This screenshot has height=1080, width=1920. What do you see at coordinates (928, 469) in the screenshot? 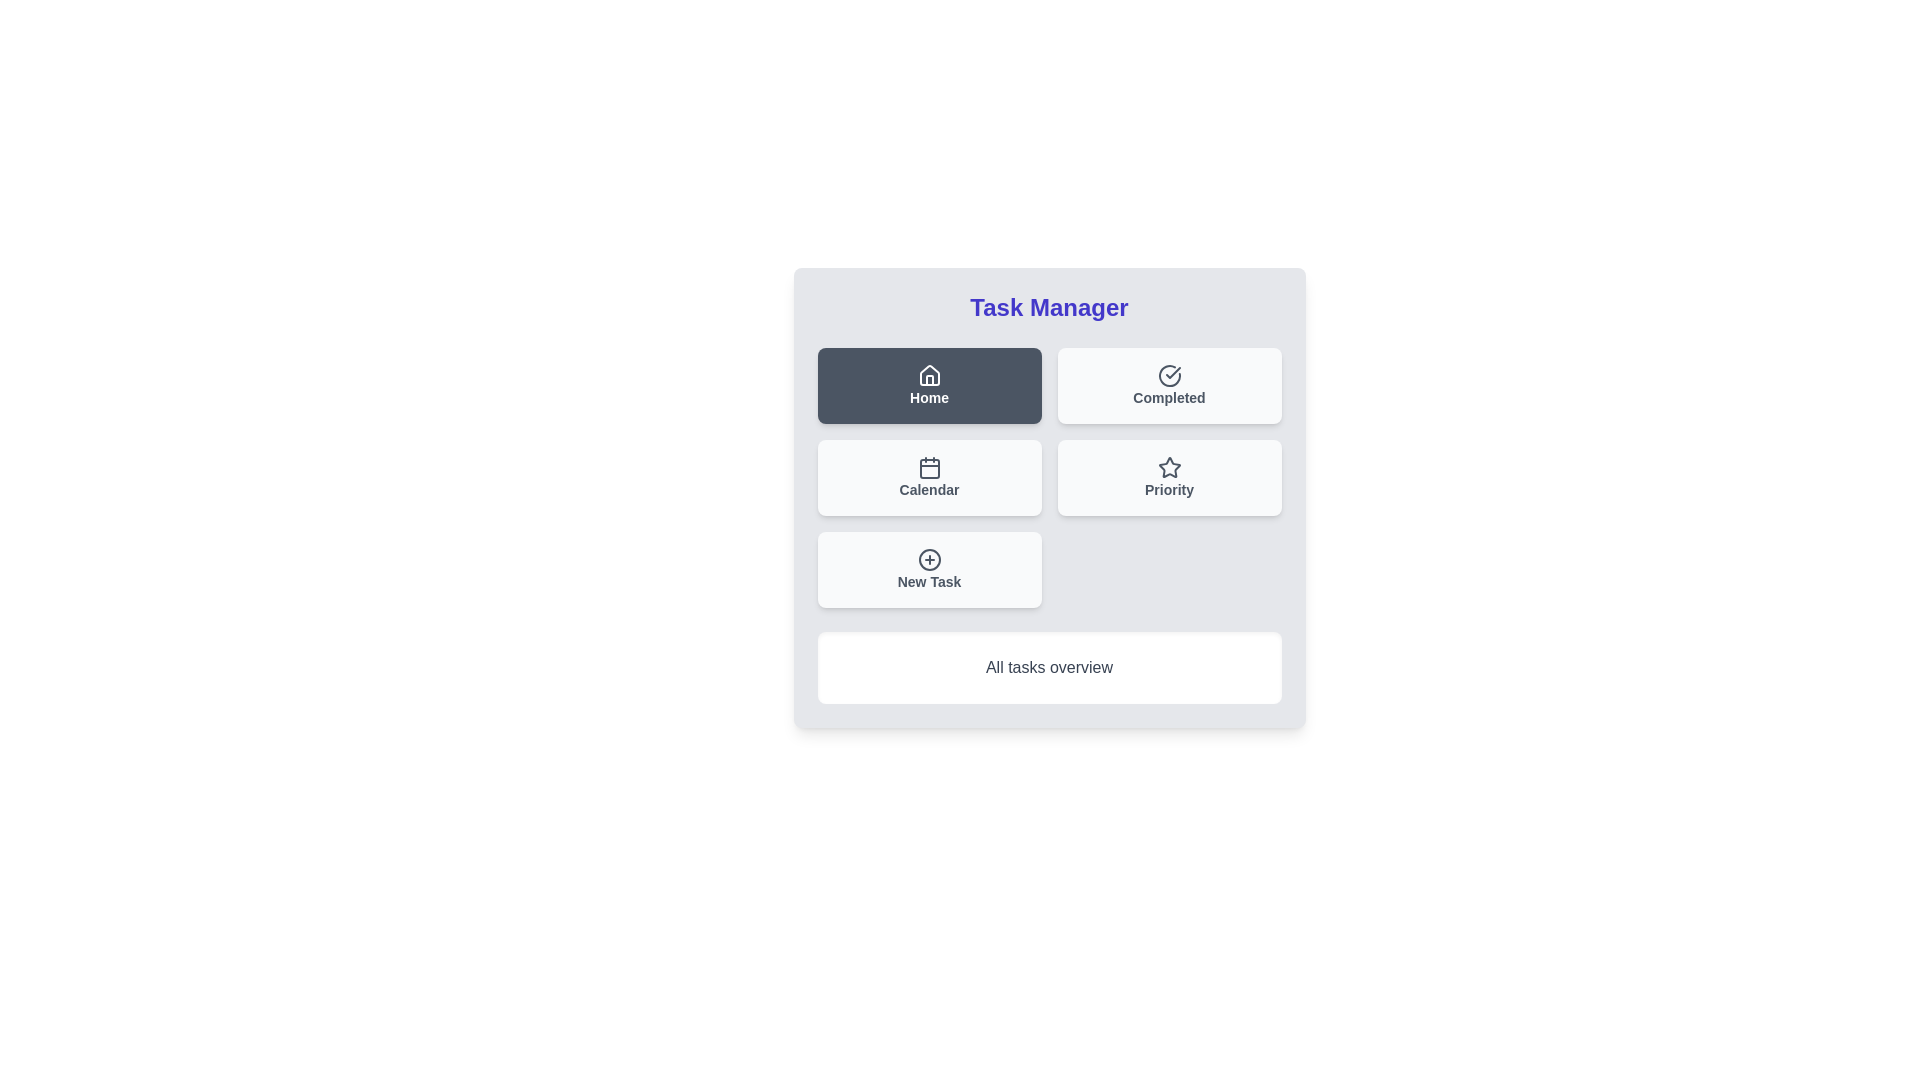
I see `the filled rectangular section of the calendar icon, which is styled with rounded corners and is located under the 'Calendar' label` at bounding box center [928, 469].